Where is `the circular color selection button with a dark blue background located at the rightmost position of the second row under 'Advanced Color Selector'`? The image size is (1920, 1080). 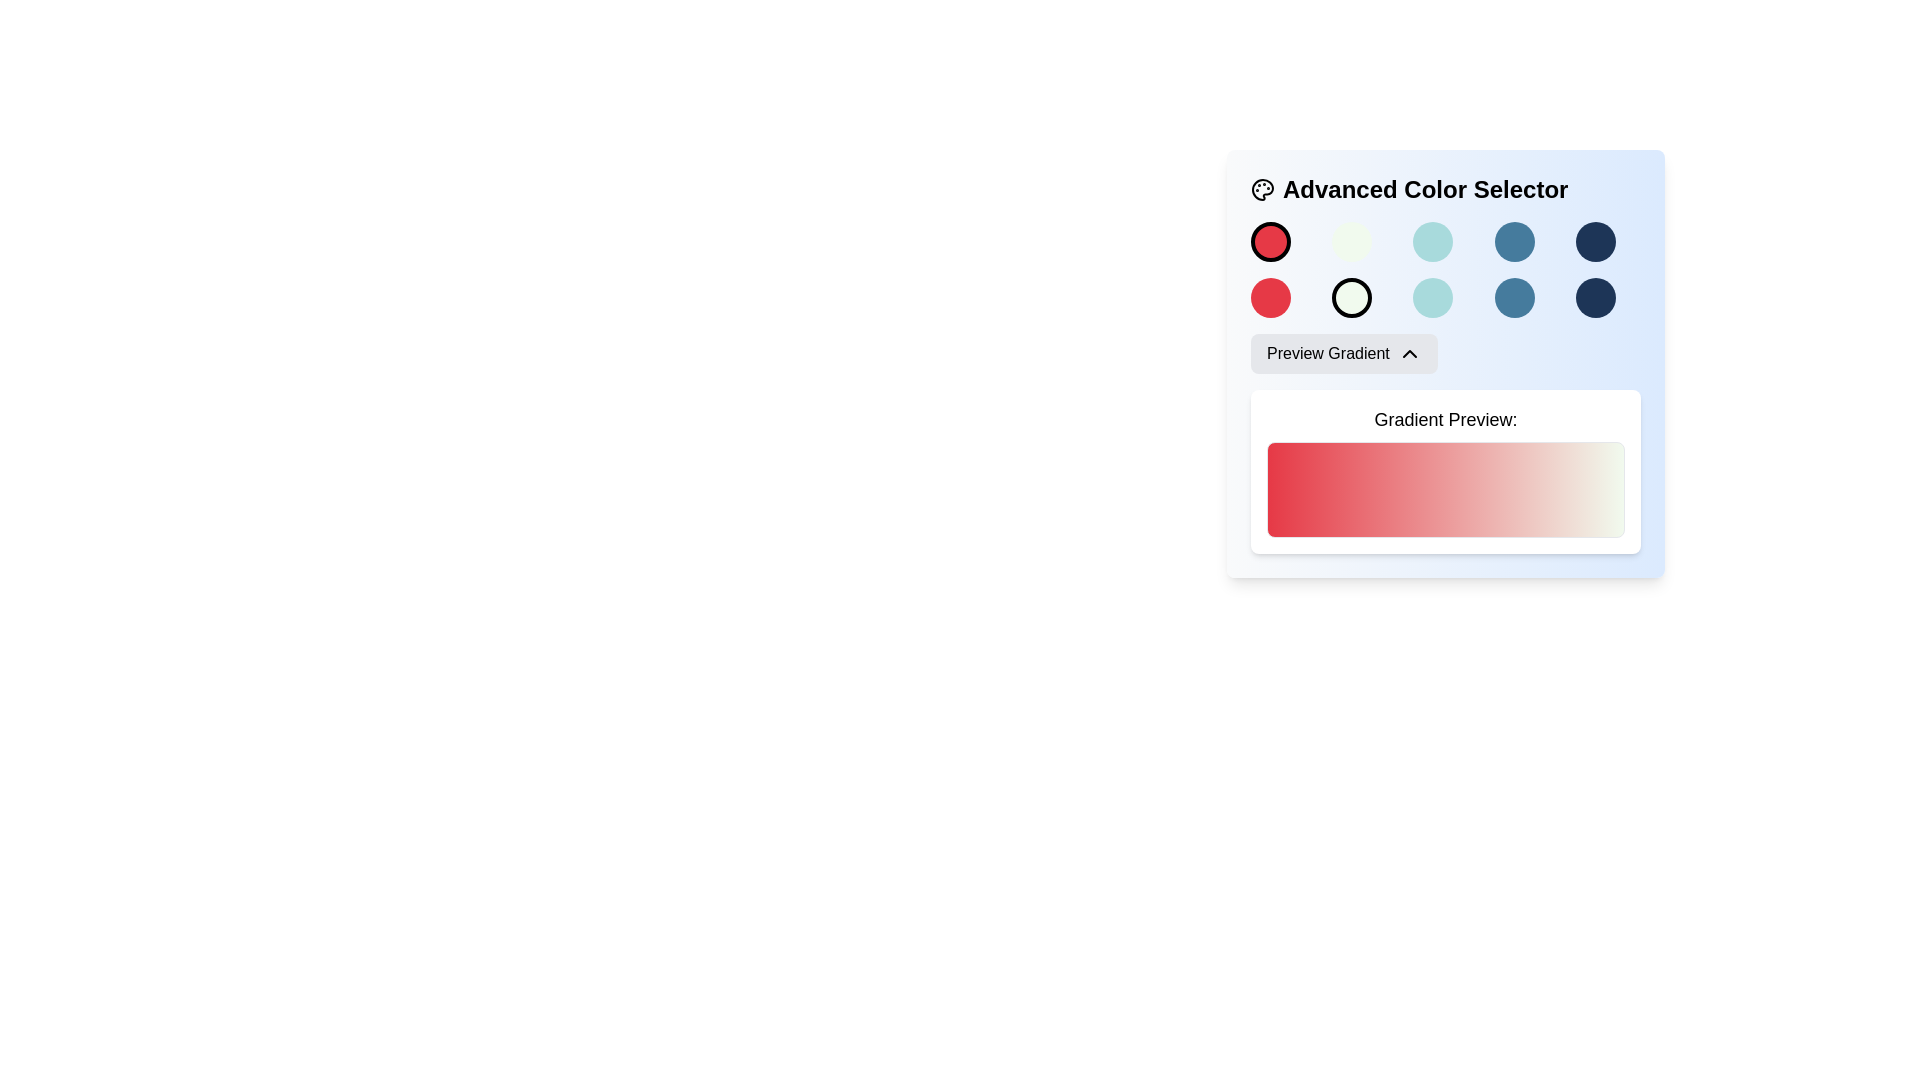 the circular color selection button with a dark blue background located at the rightmost position of the second row under 'Advanced Color Selector' is located at coordinates (1594, 297).